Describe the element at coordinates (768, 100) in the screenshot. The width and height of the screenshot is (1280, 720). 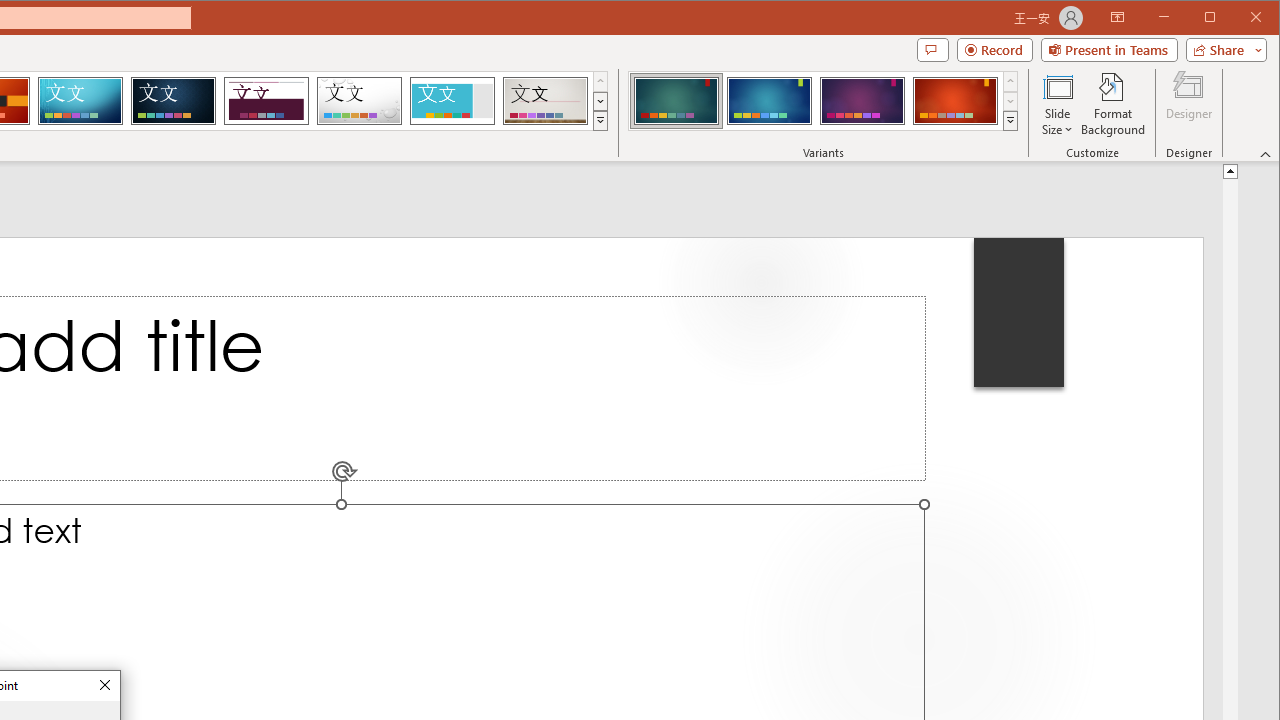
I see `'Ion Variant 2'` at that location.